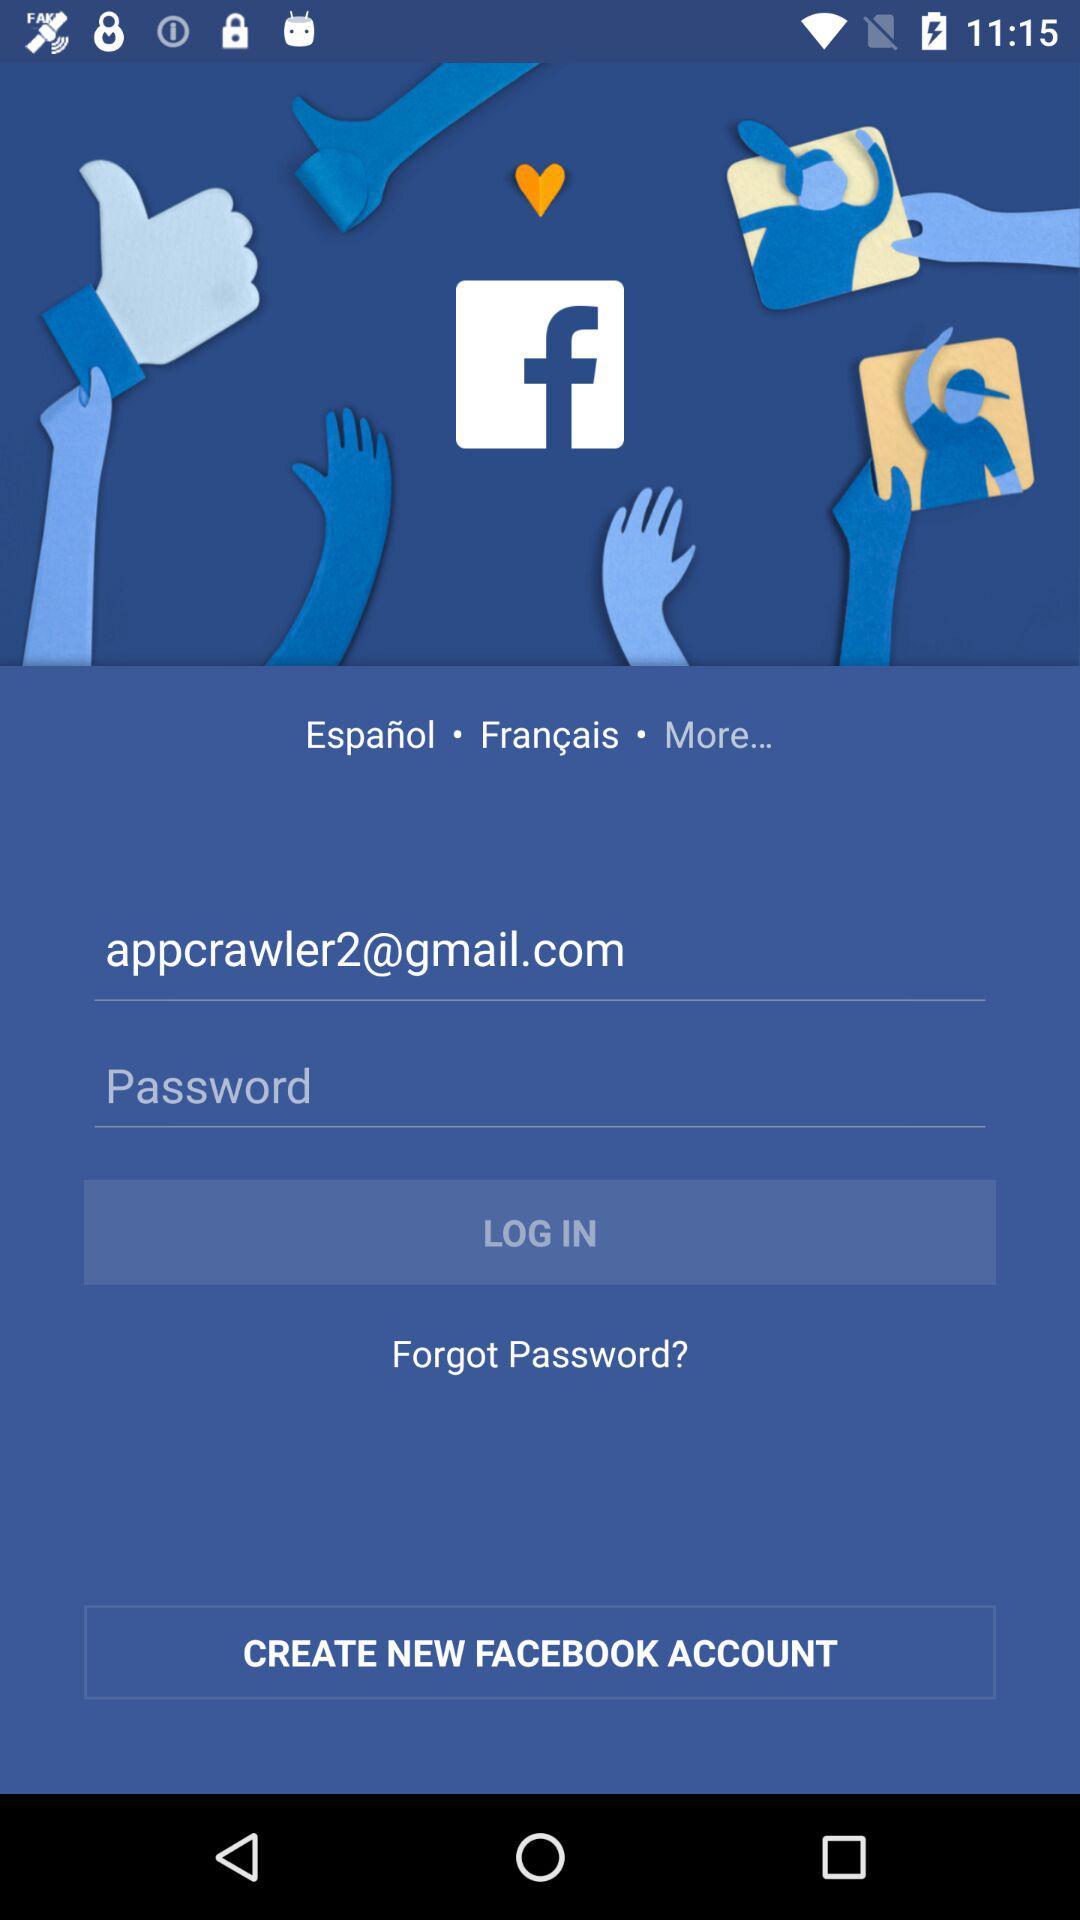  What do you see at coordinates (540, 1358) in the screenshot?
I see `forgot password? icon` at bounding box center [540, 1358].